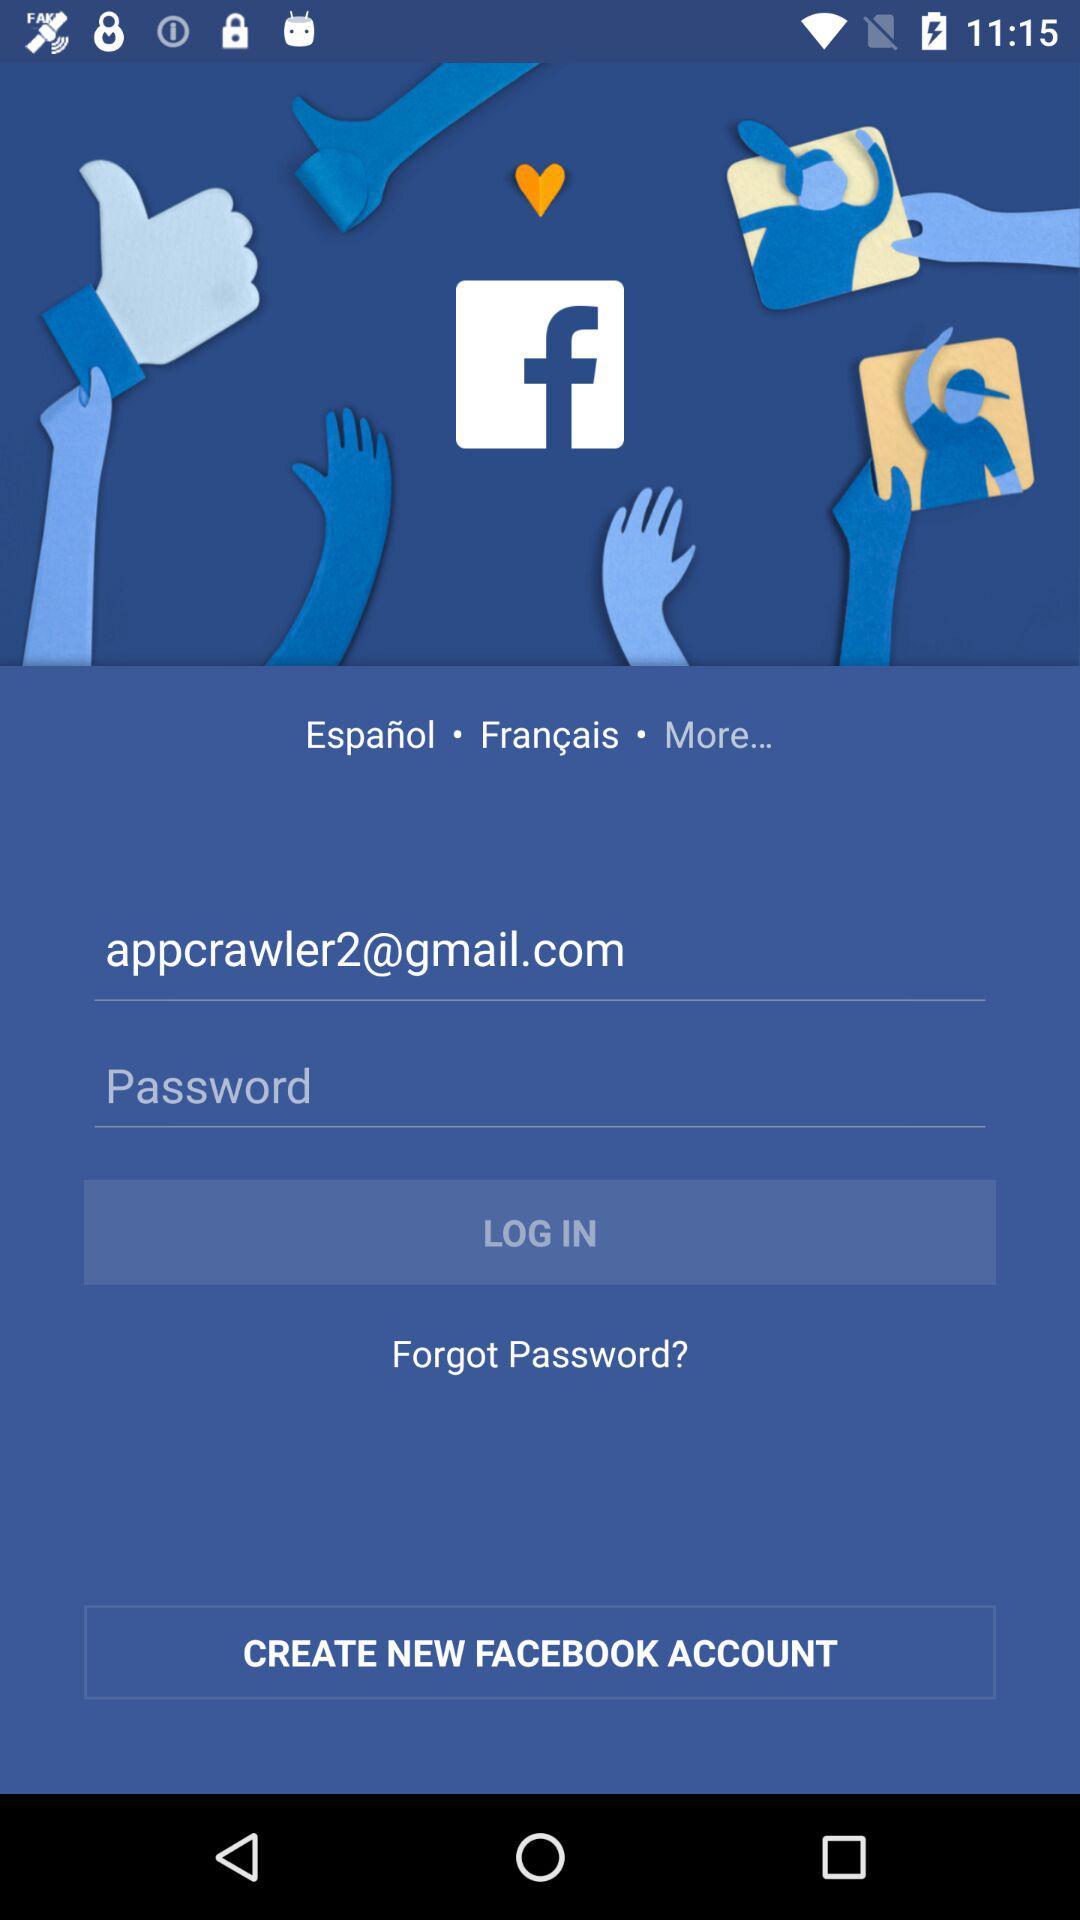  What do you see at coordinates (540, 1358) in the screenshot?
I see `forgot password? icon` at bounding box center [540, 1358].